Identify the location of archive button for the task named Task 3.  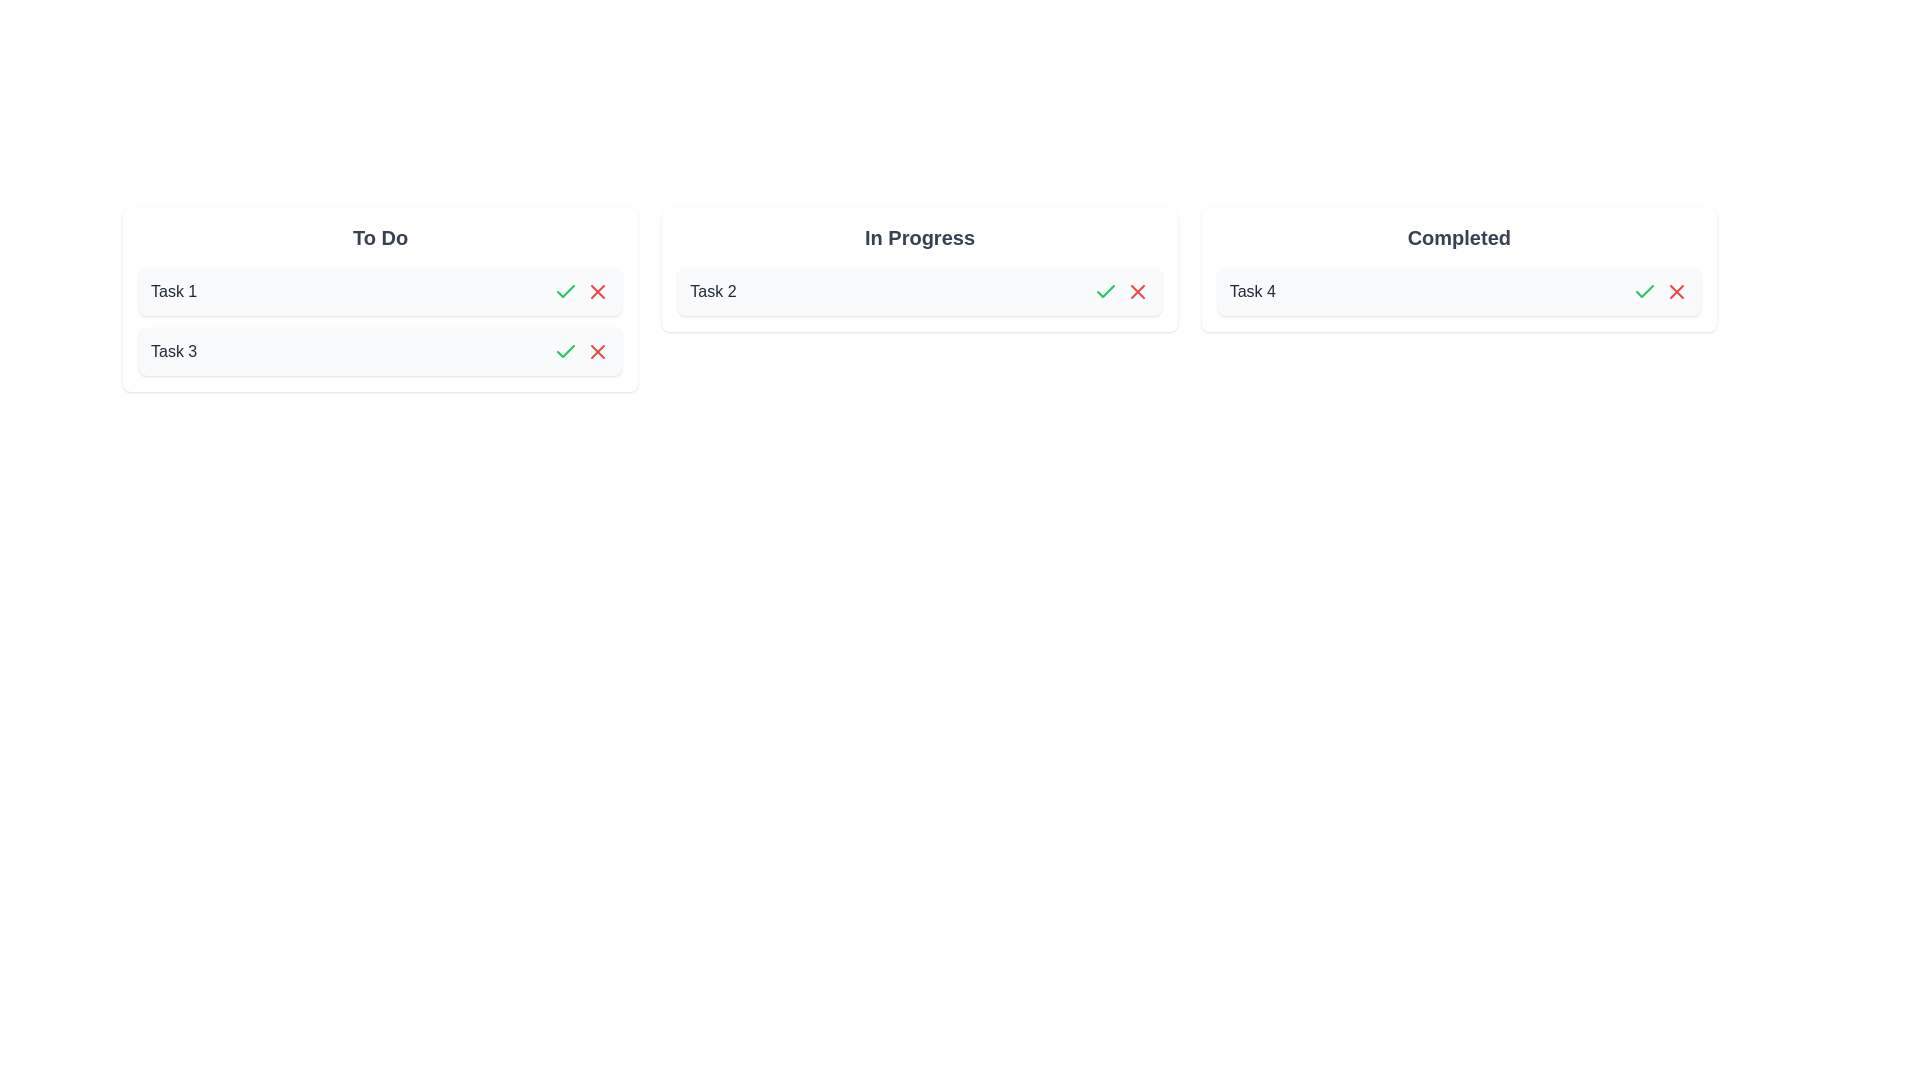
(597, 350).